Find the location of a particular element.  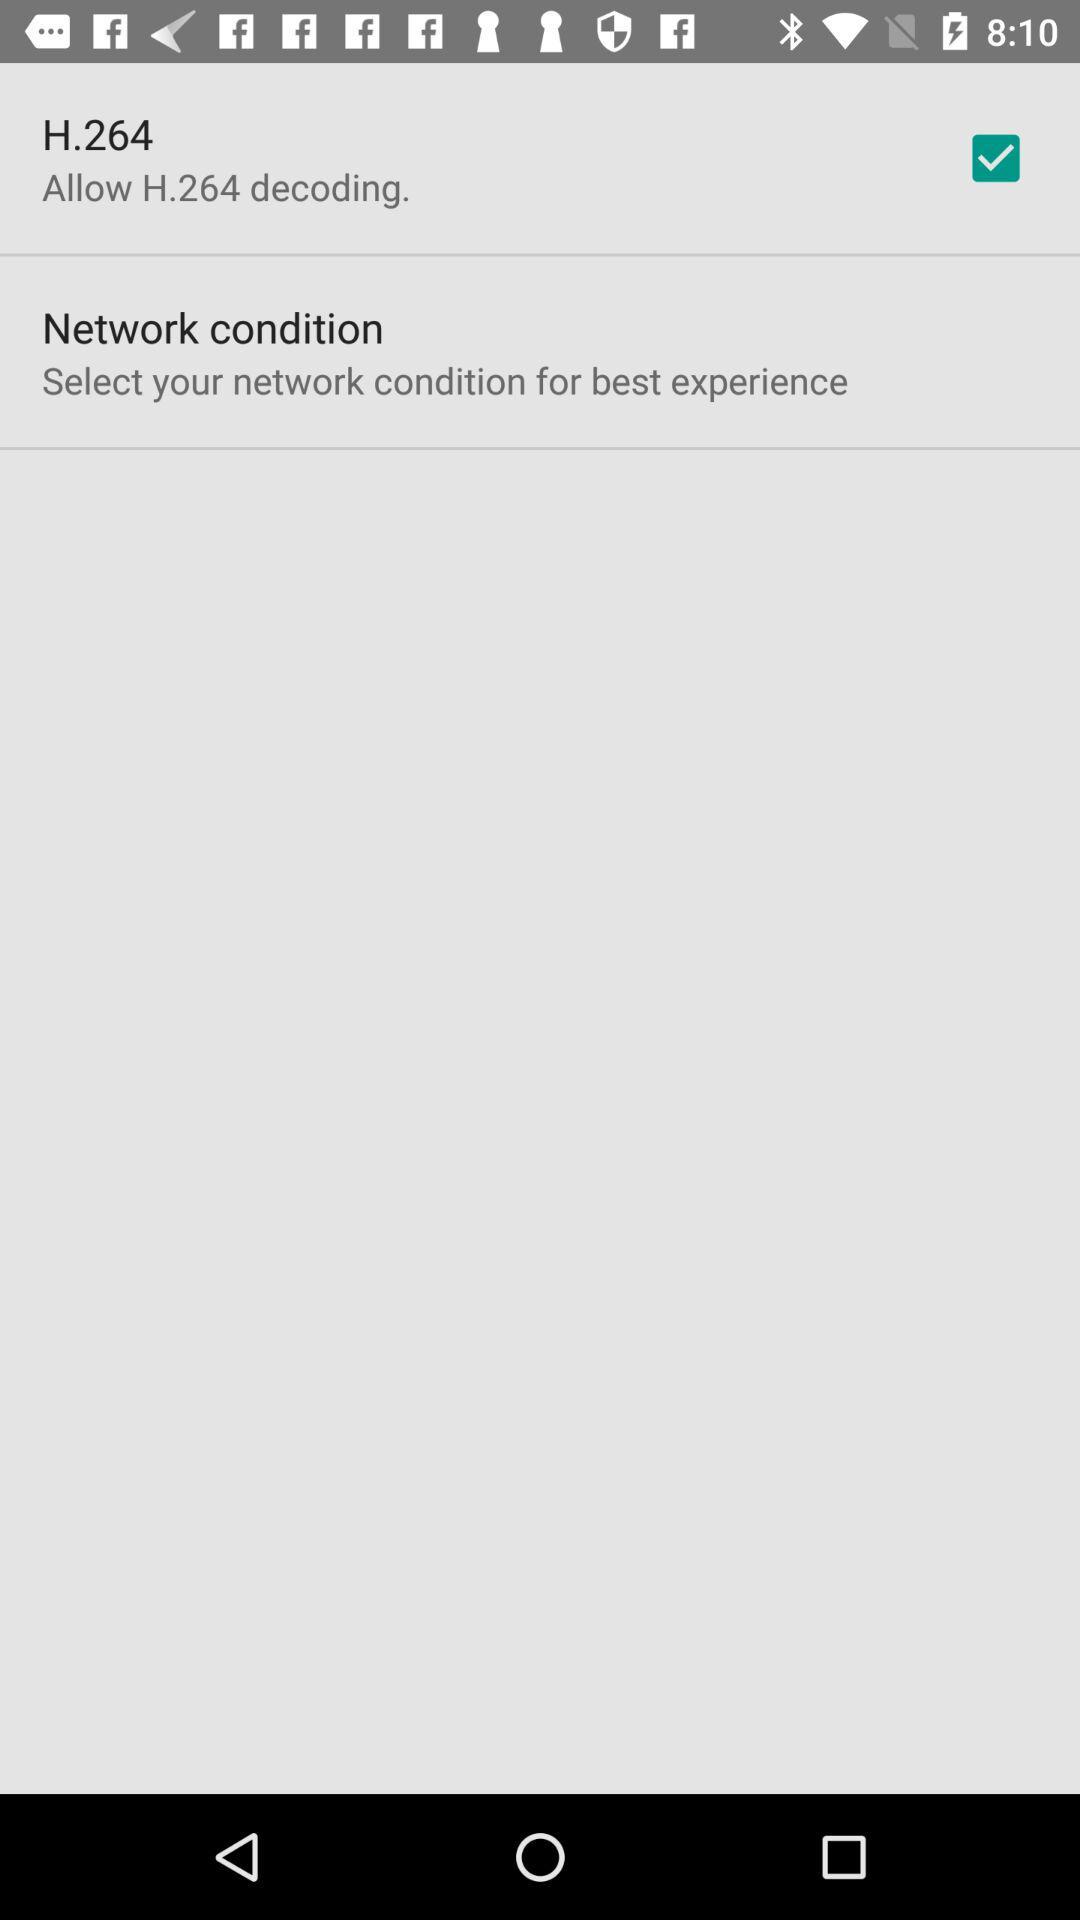

checkbox at the top right corner is located at coordinates (995, 157).